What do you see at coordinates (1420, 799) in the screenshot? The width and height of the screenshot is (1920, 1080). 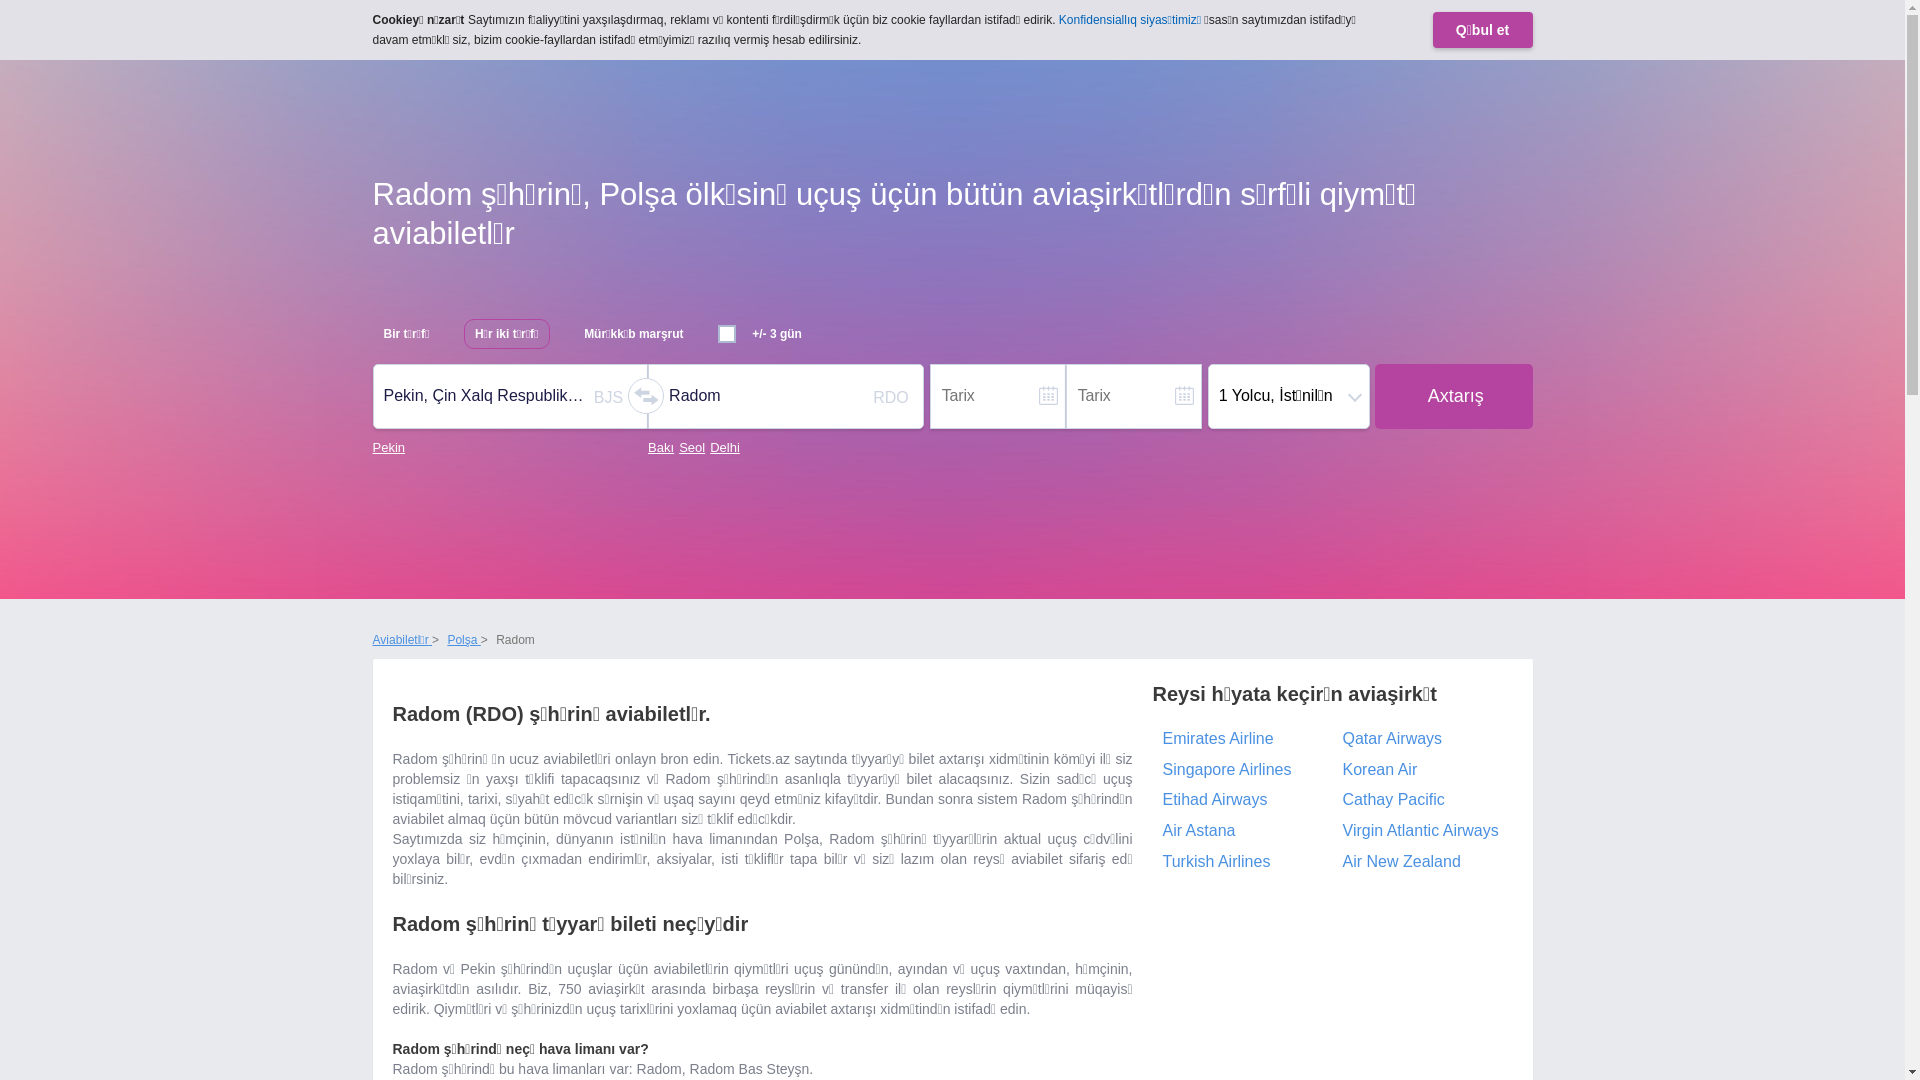 I see `'Cathay Pacific'` at bounding box center [1420, 799].